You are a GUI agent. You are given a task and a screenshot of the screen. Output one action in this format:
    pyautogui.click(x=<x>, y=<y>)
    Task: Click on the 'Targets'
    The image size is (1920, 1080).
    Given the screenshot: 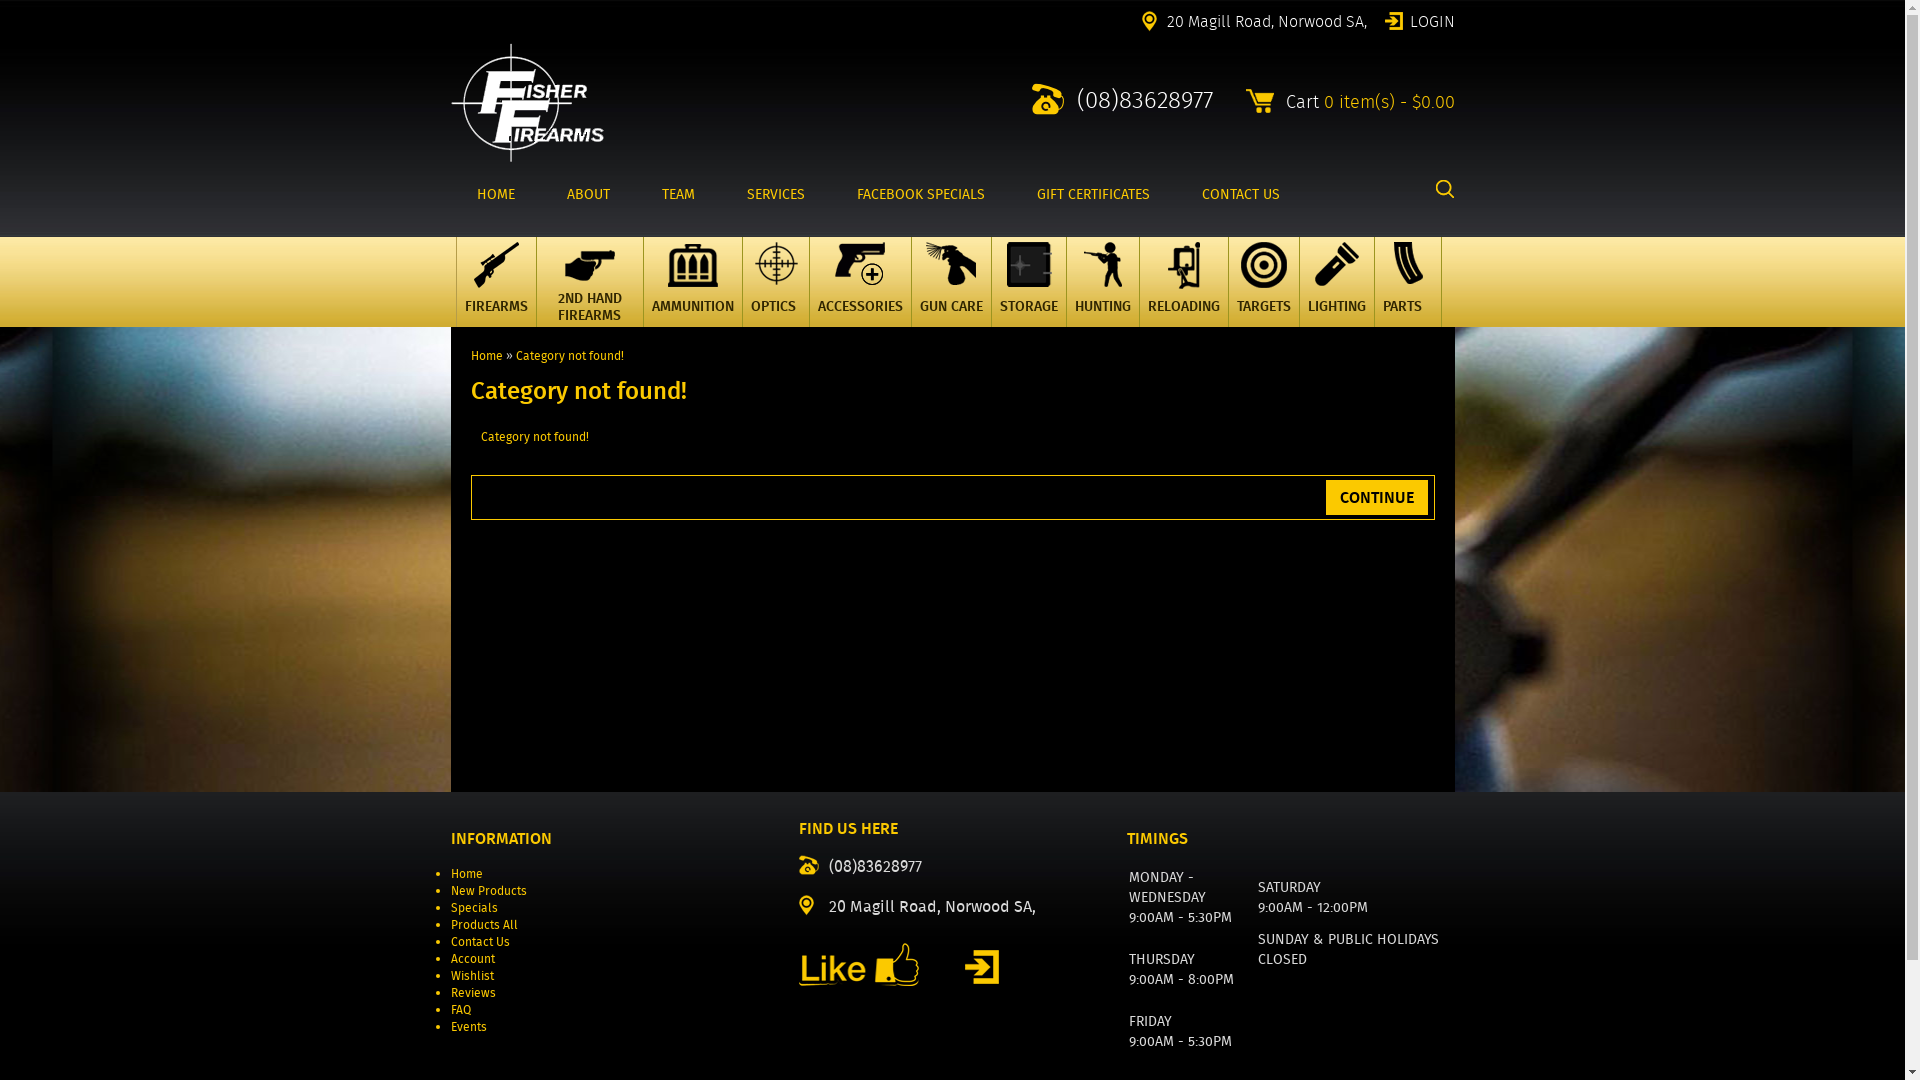 What is the action you would take?
    pyautogui.click(x=1261, y=294)
    